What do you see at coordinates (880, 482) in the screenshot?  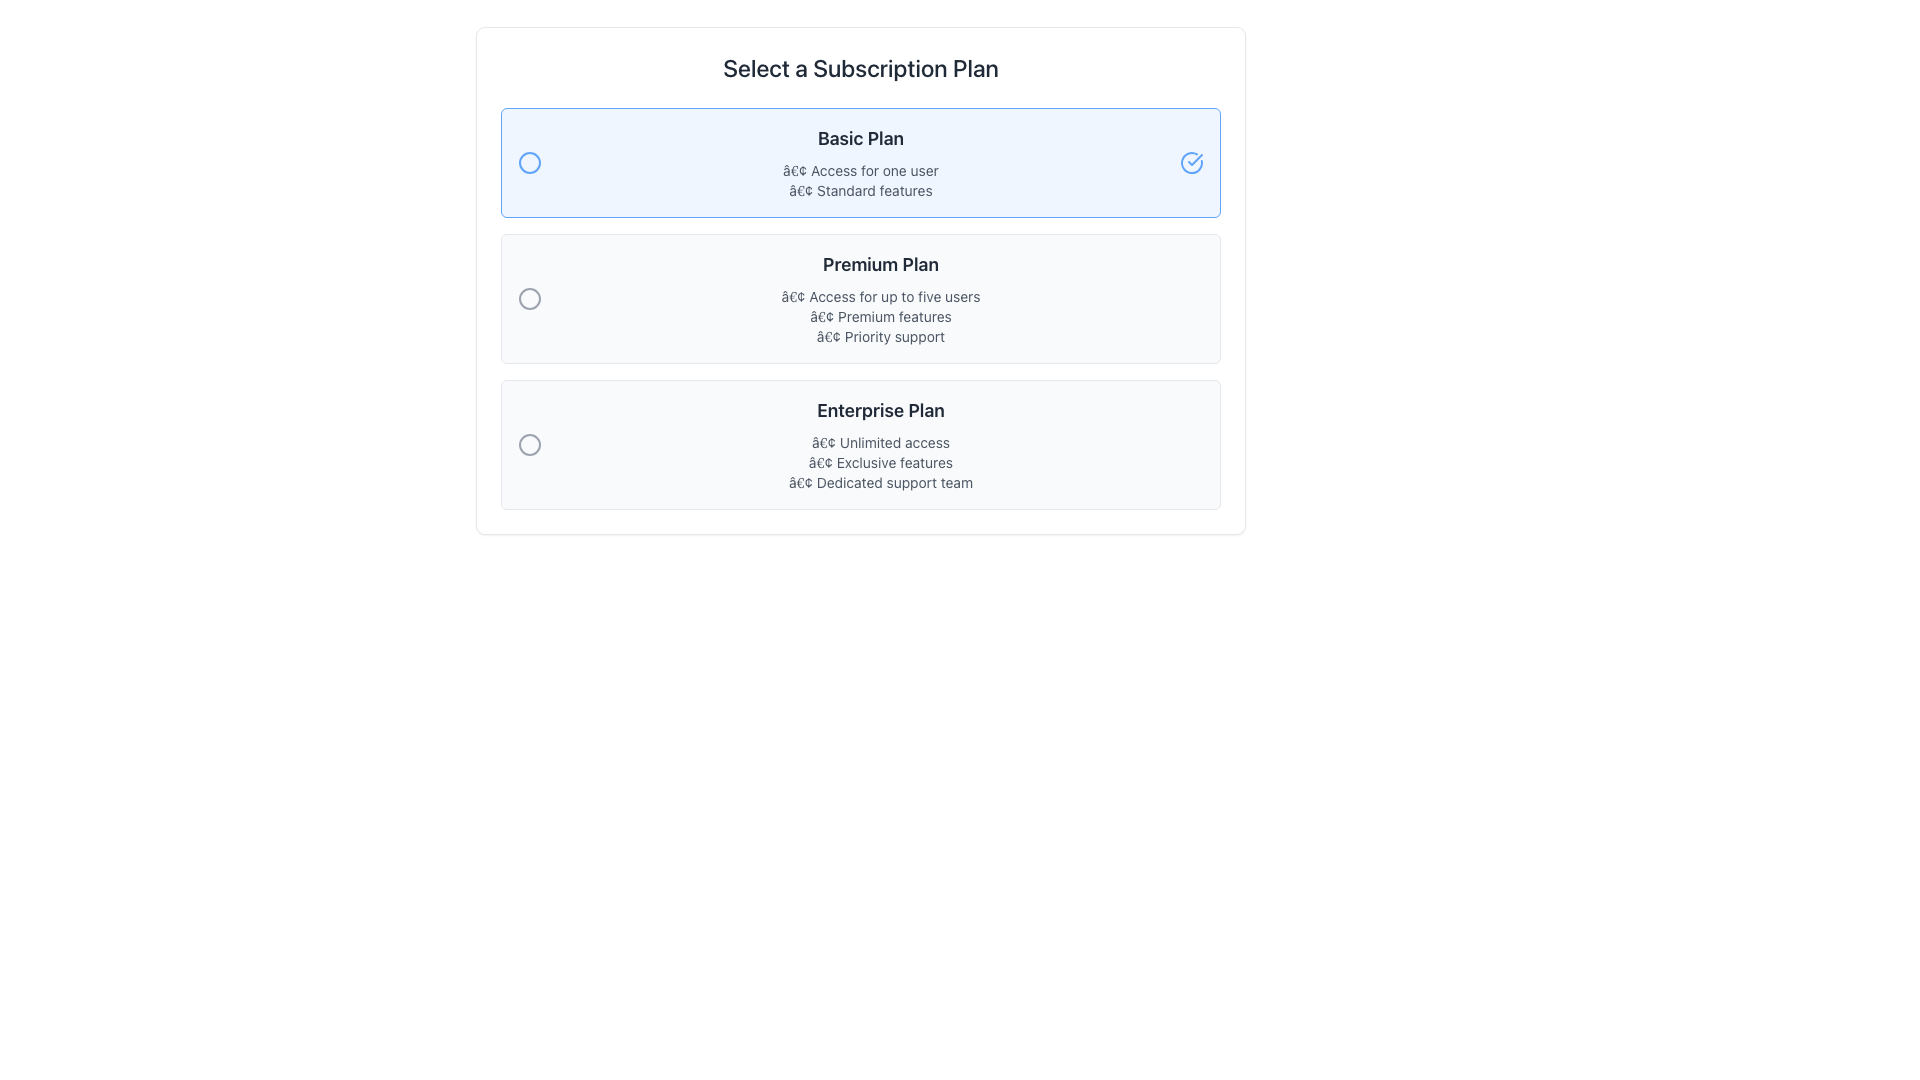 I see `the text label displaying '• Dedicated support team', which is the third item in the list of benefits under the 'Enterprise Plan' section` at bounding box center [880, 482].